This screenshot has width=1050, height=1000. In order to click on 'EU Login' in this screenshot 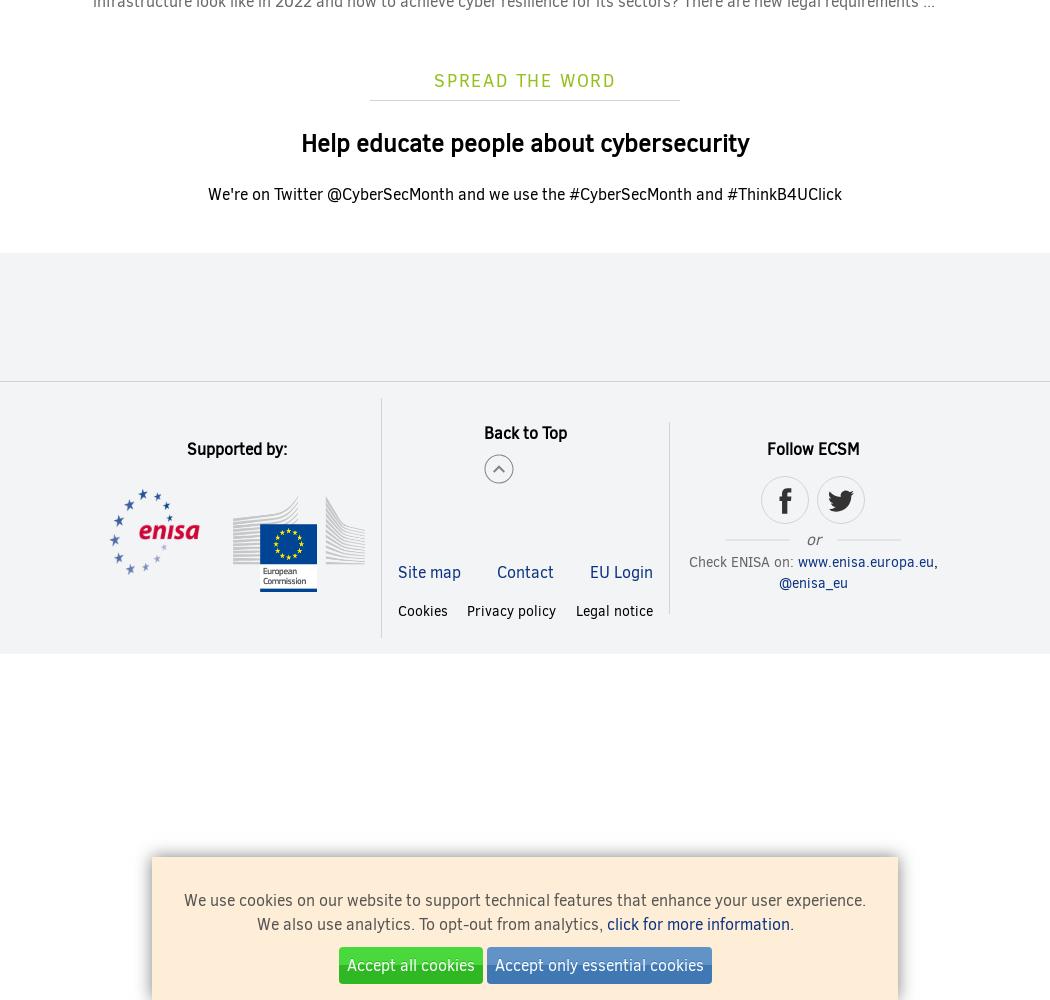, I will do `click(620, 570)`.